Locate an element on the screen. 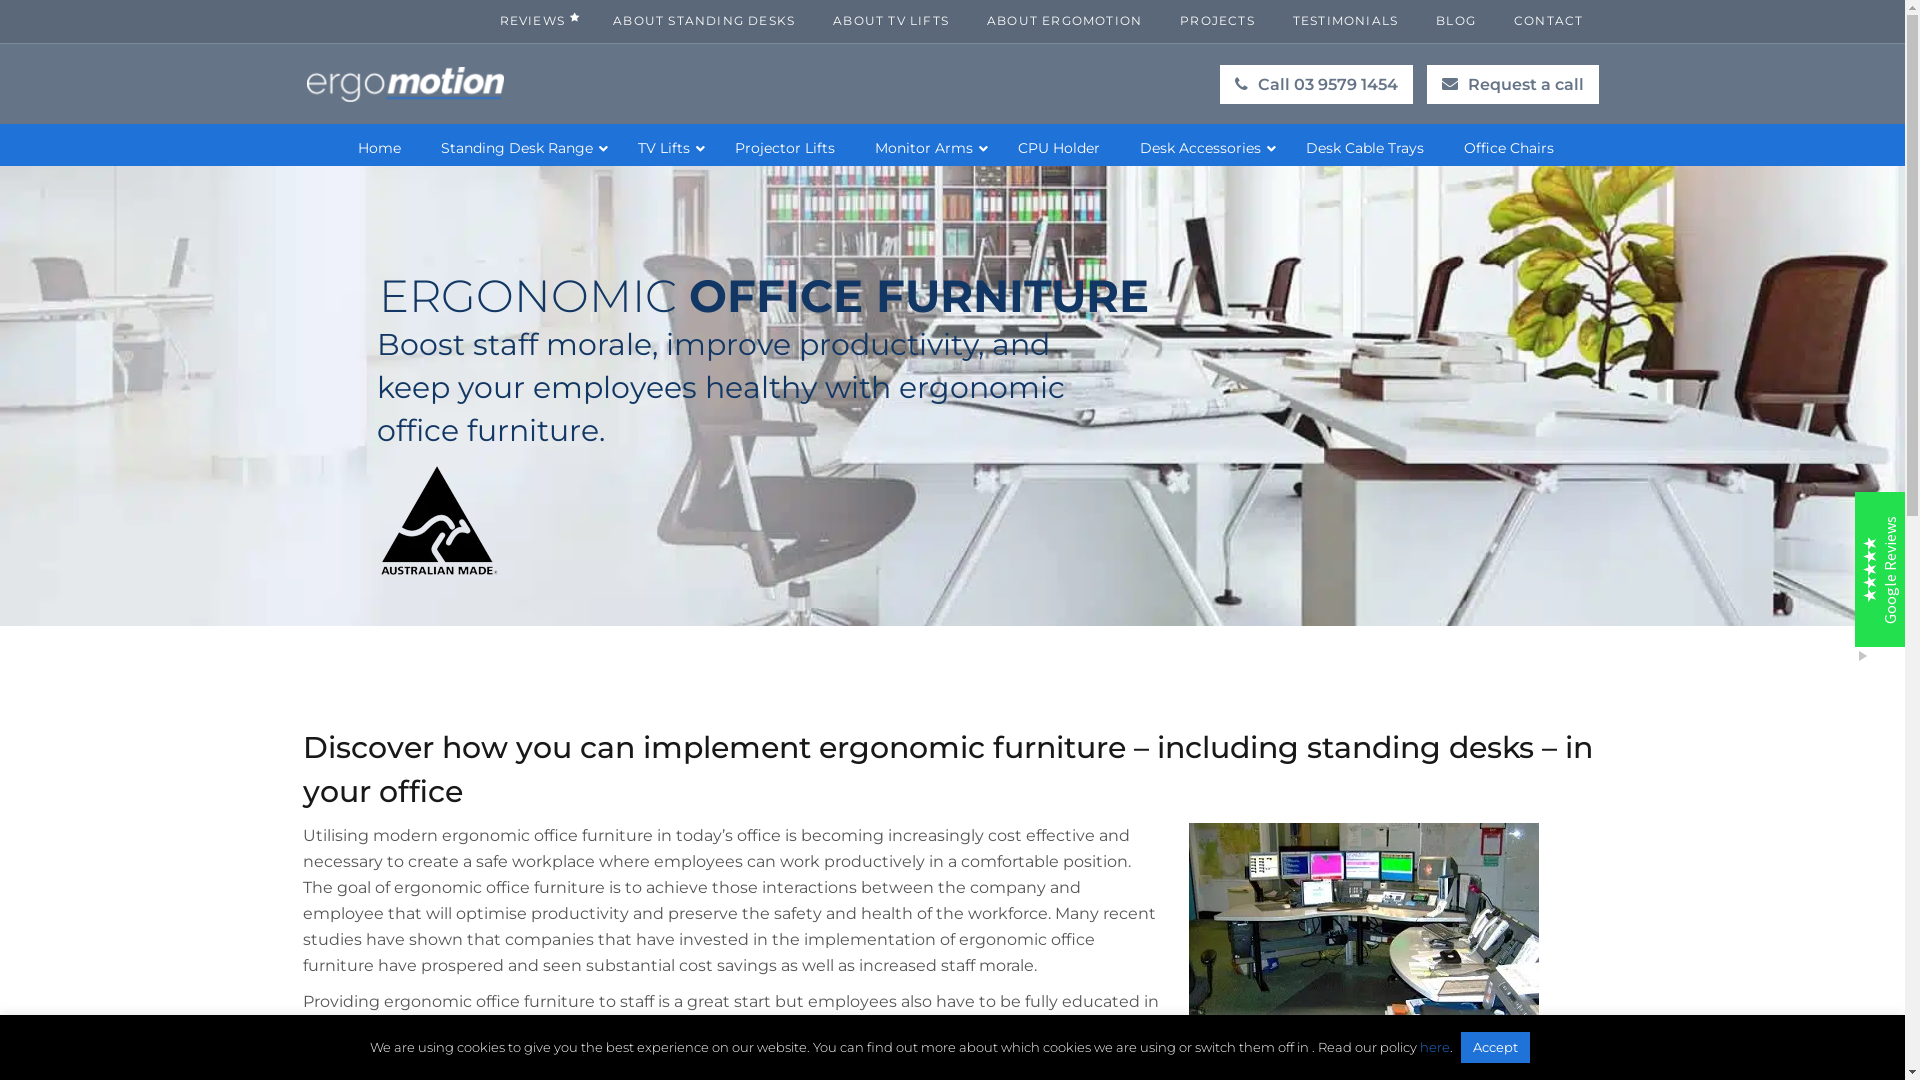 The height and width of the screenshot is (1080, 1920). 'Desk Cable Trays' is located at coordinates (1363, 146).